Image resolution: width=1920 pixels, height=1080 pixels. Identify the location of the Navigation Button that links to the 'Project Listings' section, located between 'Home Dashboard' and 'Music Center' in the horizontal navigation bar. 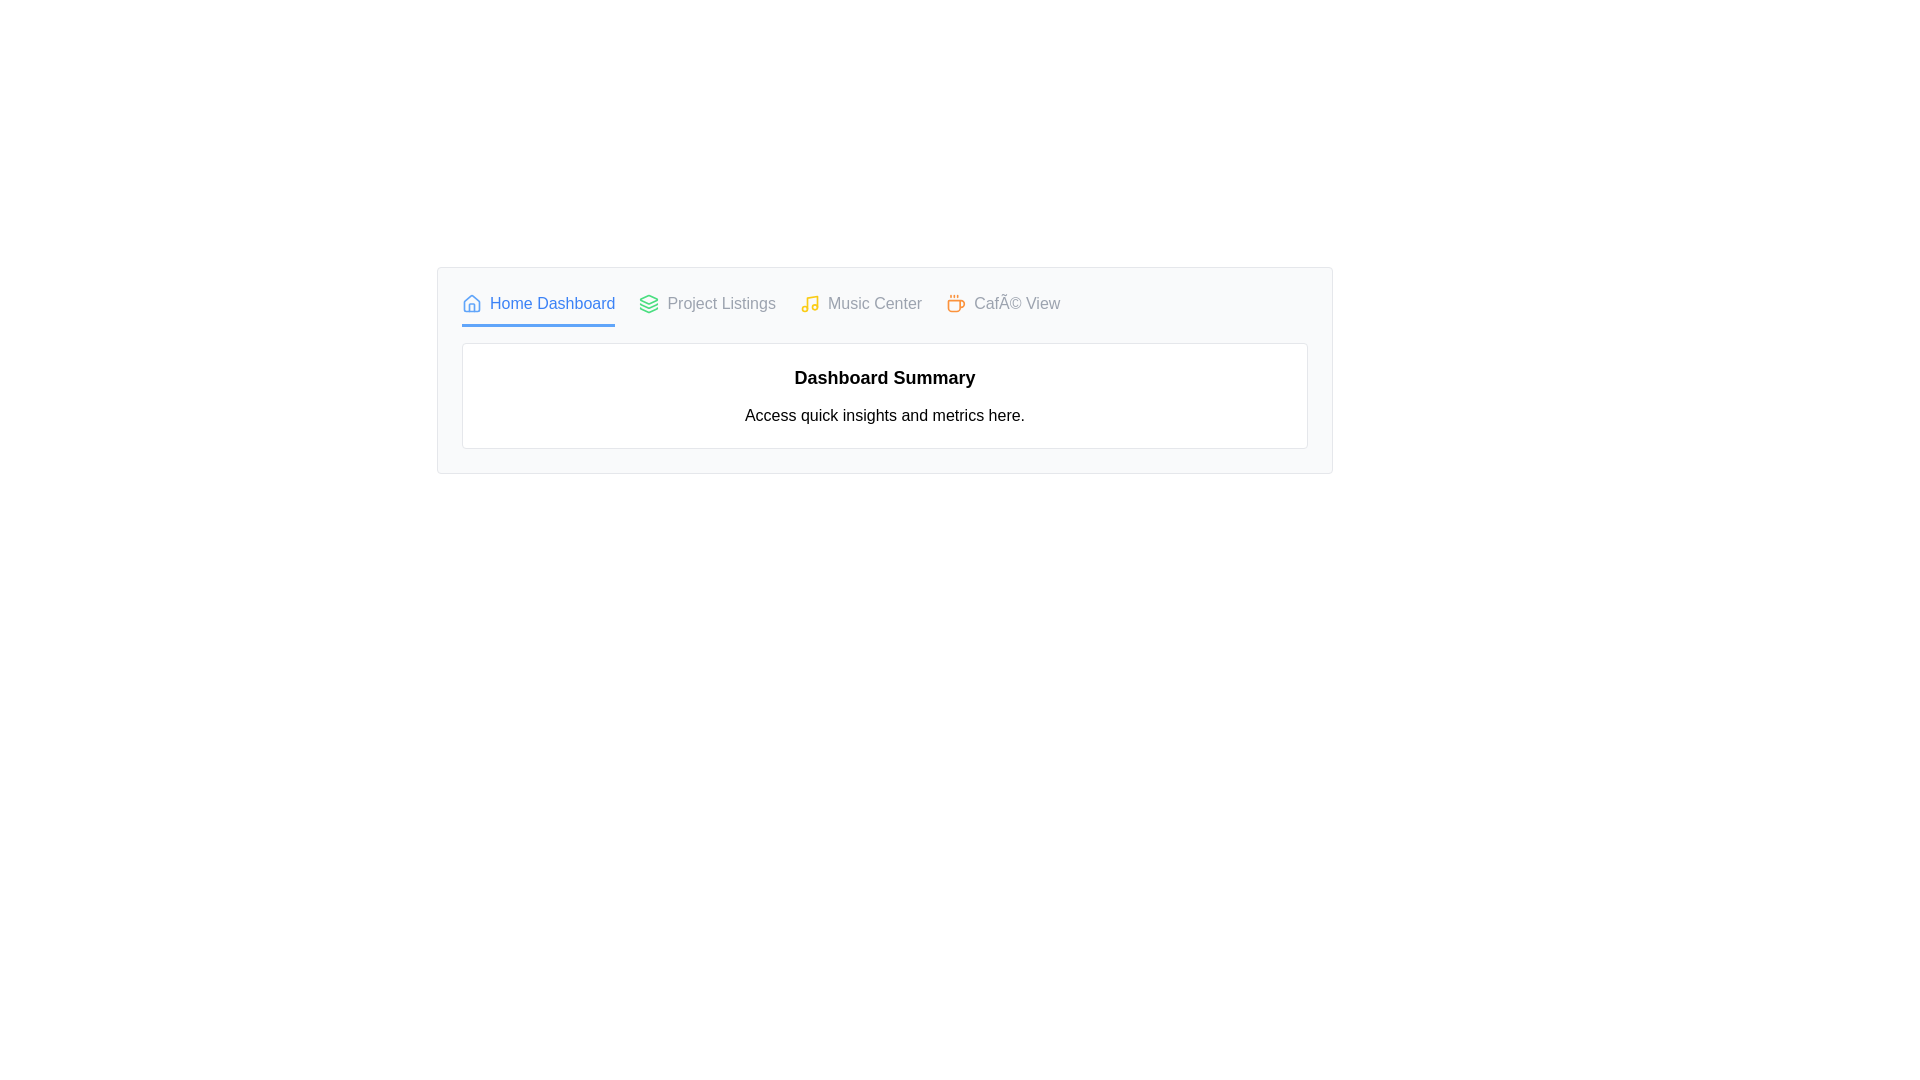
(707, 309).